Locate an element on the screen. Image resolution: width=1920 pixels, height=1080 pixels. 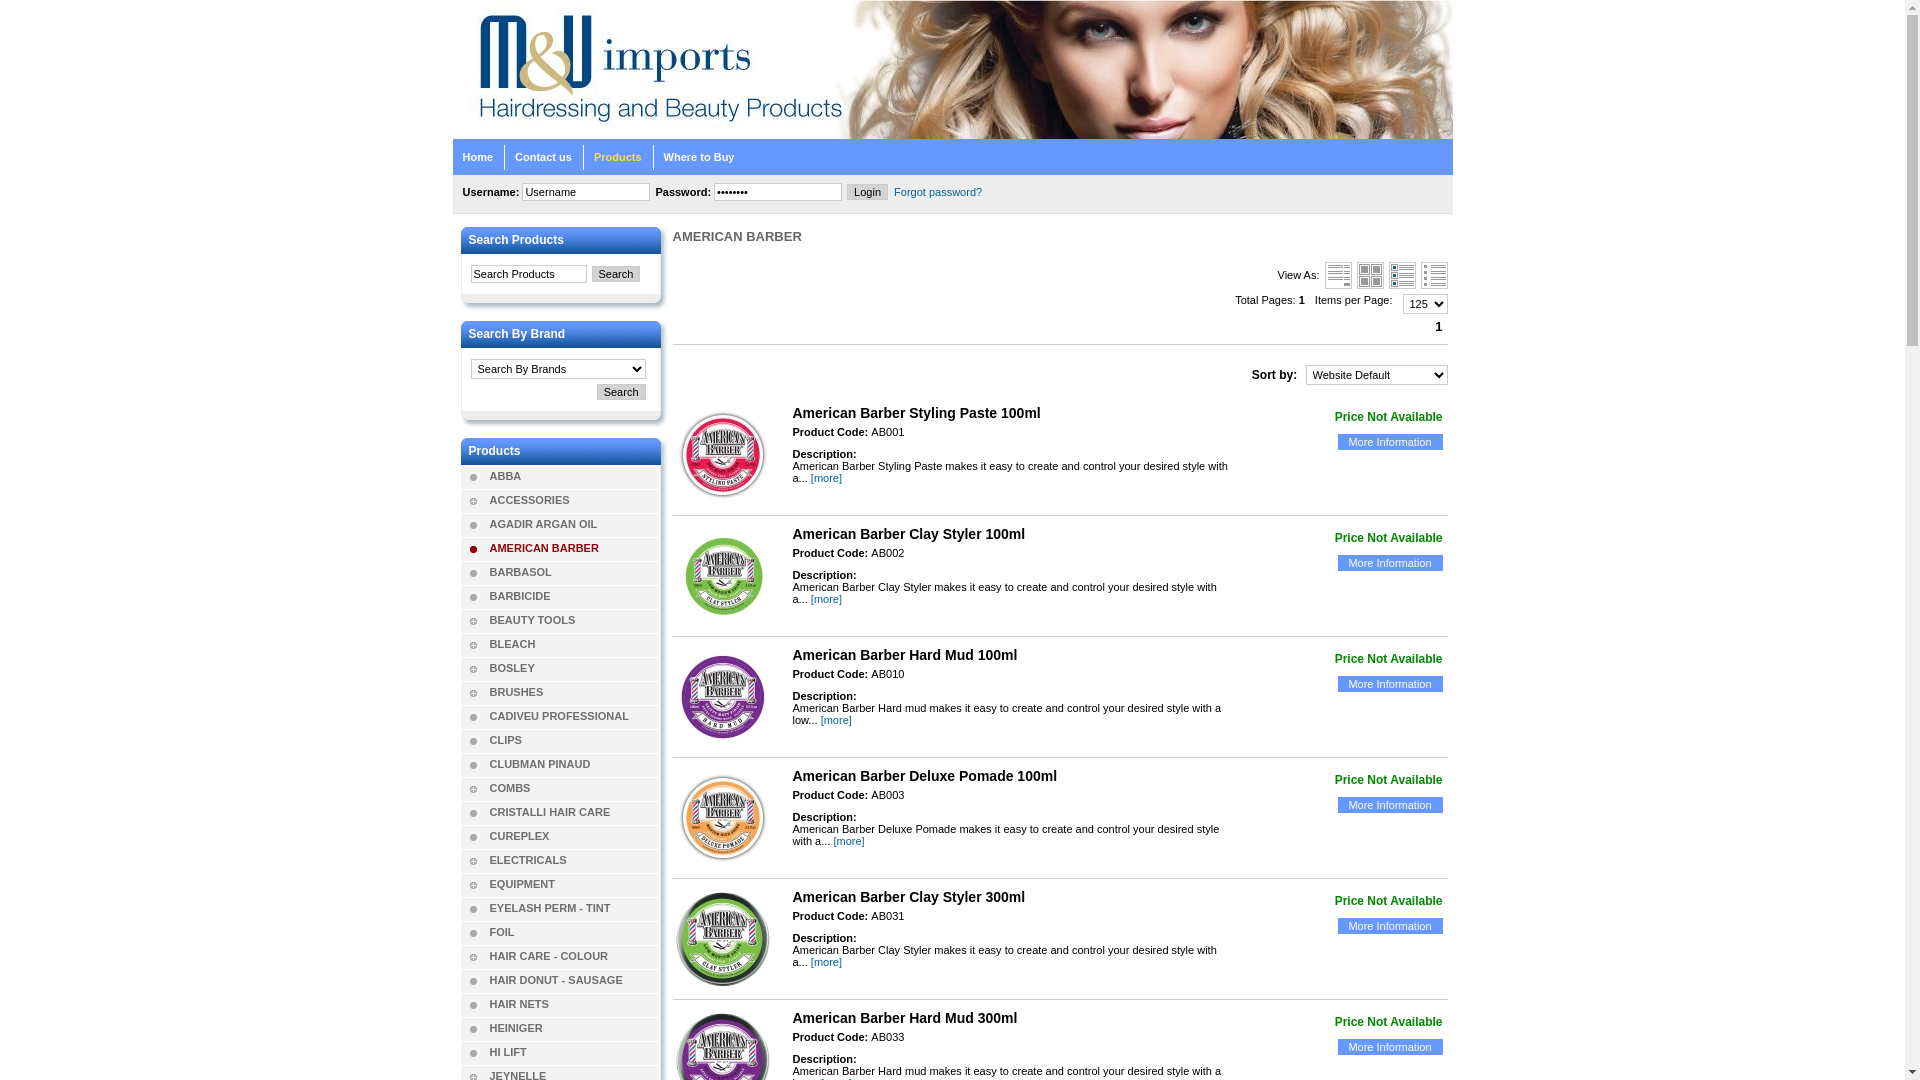
'COMBS' is located at coordinates (573, 786).